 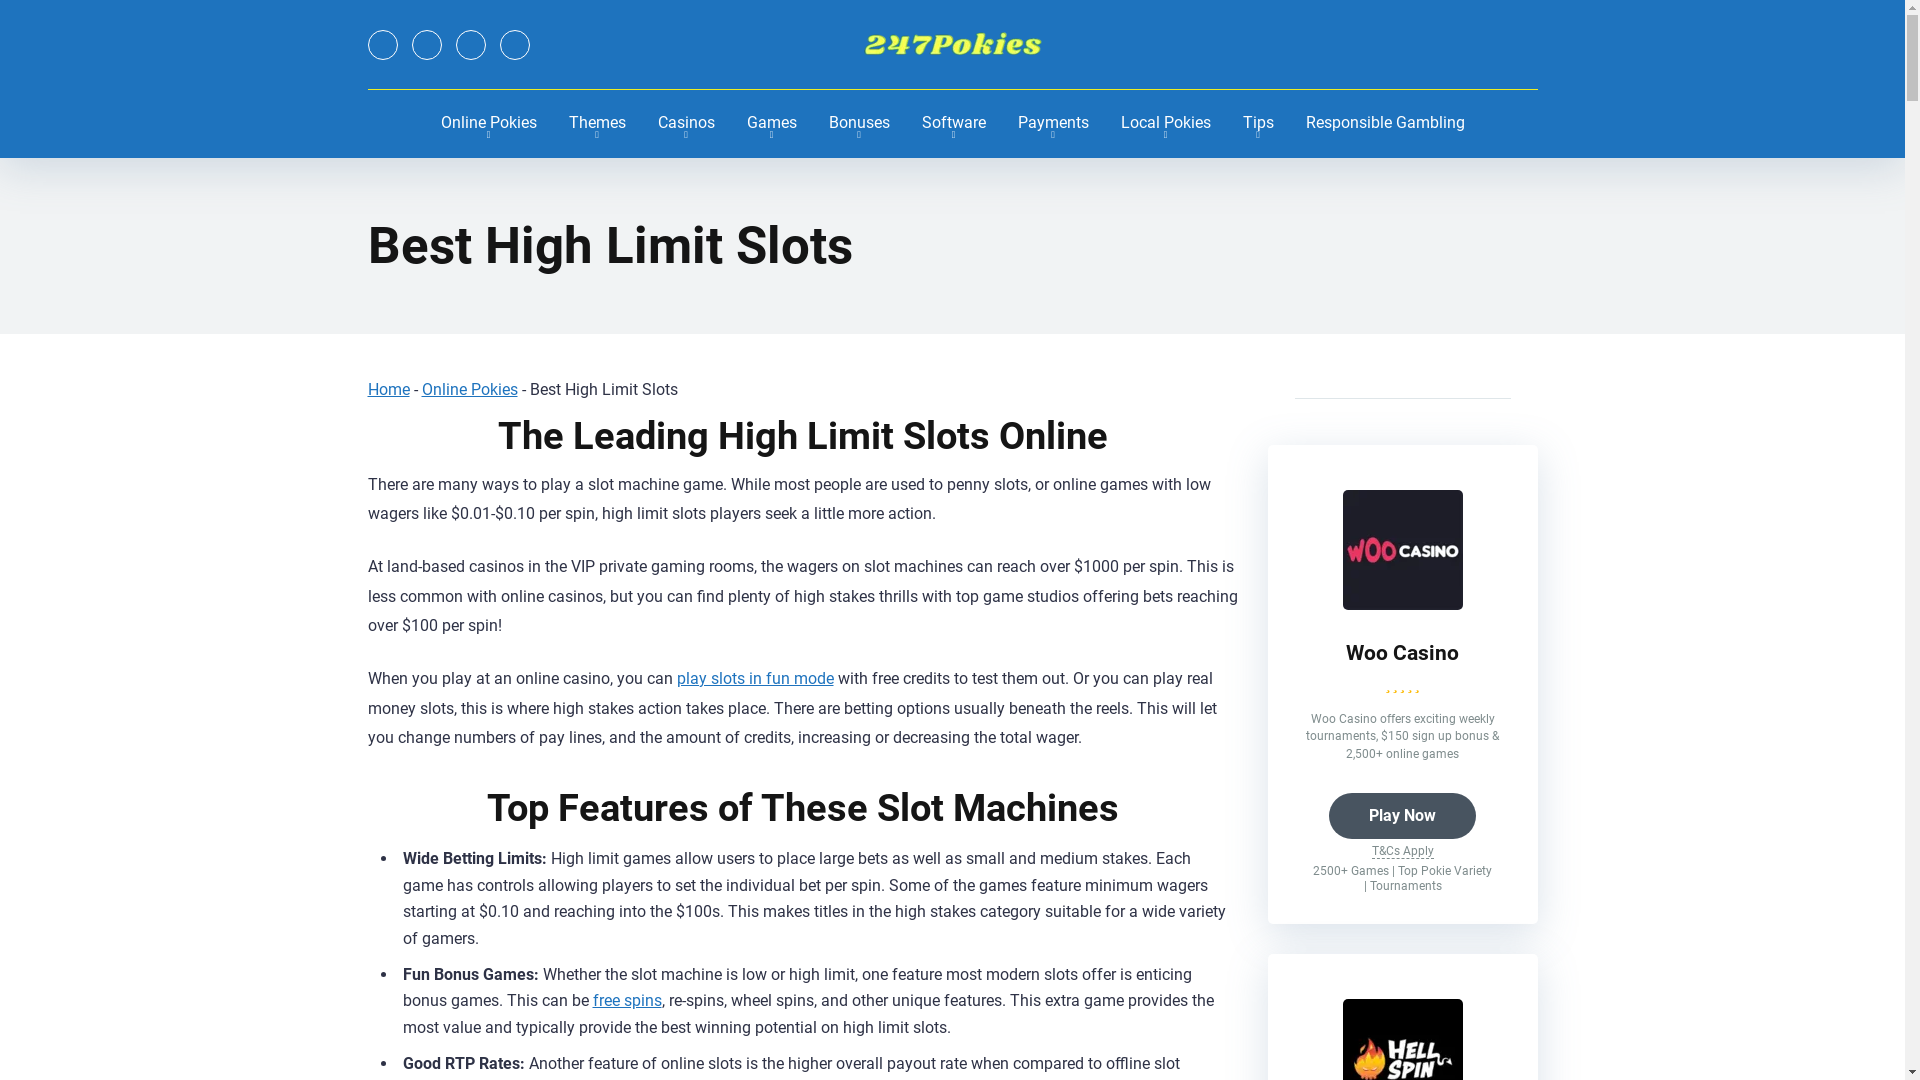 What do you see at coordinates (388, 389) in the screenshot?
I see `'Home'` at bounding box center [388, 389].